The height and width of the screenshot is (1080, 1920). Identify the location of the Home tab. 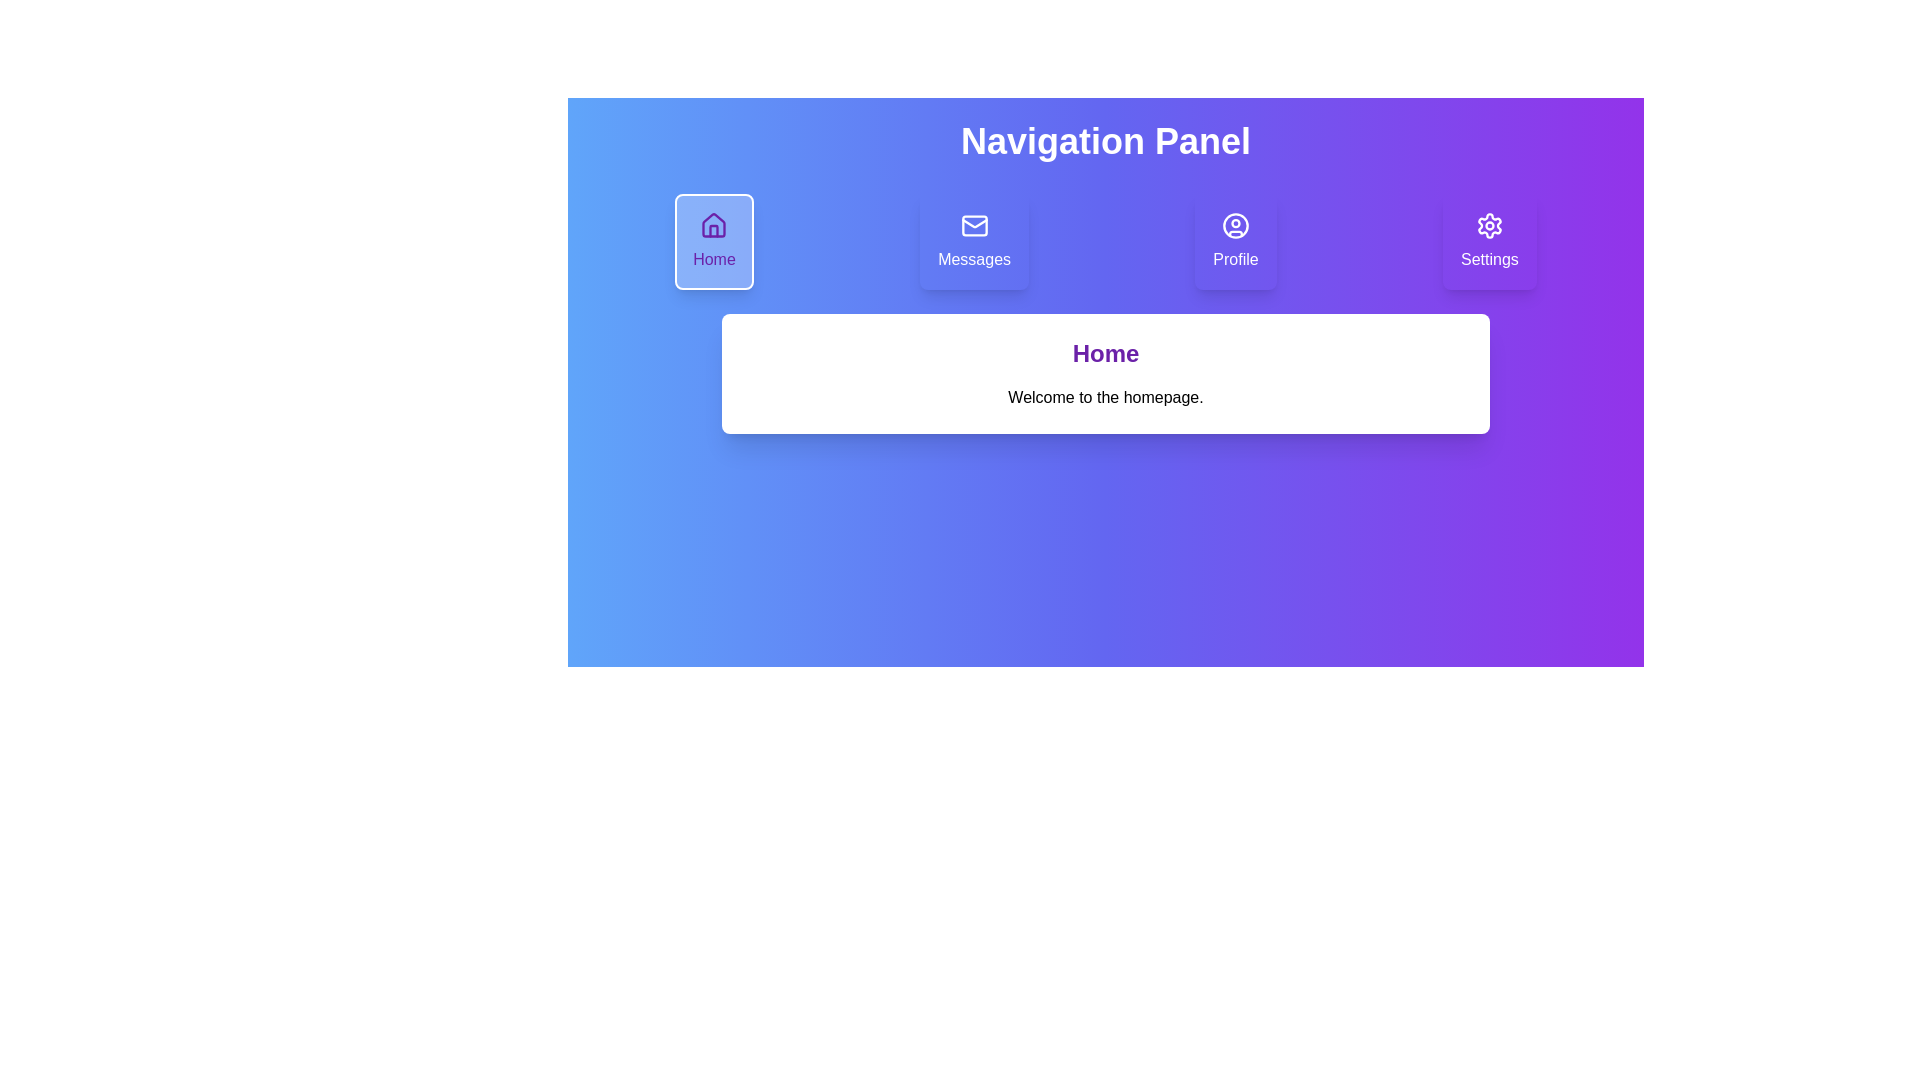
(714, 241).